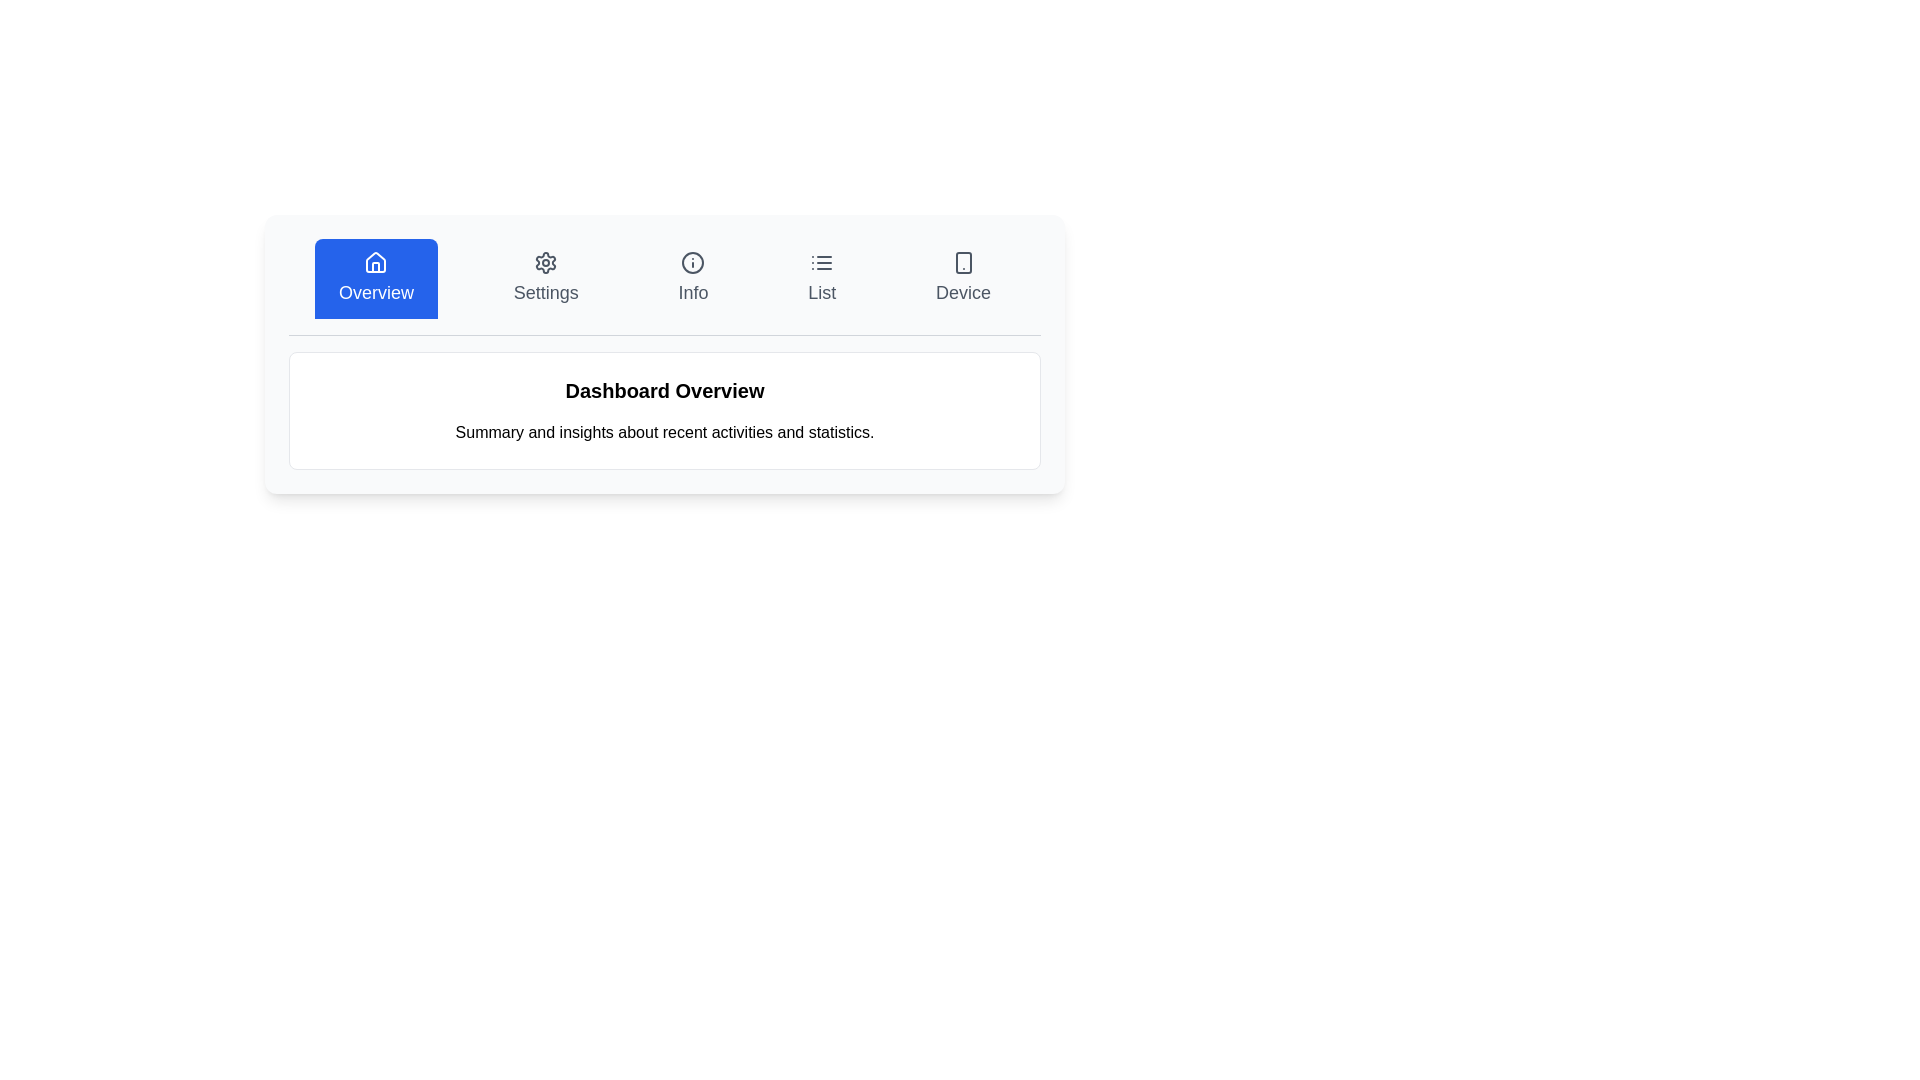 The image size is (1920, 1080). I want to click on the 'Information' text label in the navigation bar, so click(693, 293).